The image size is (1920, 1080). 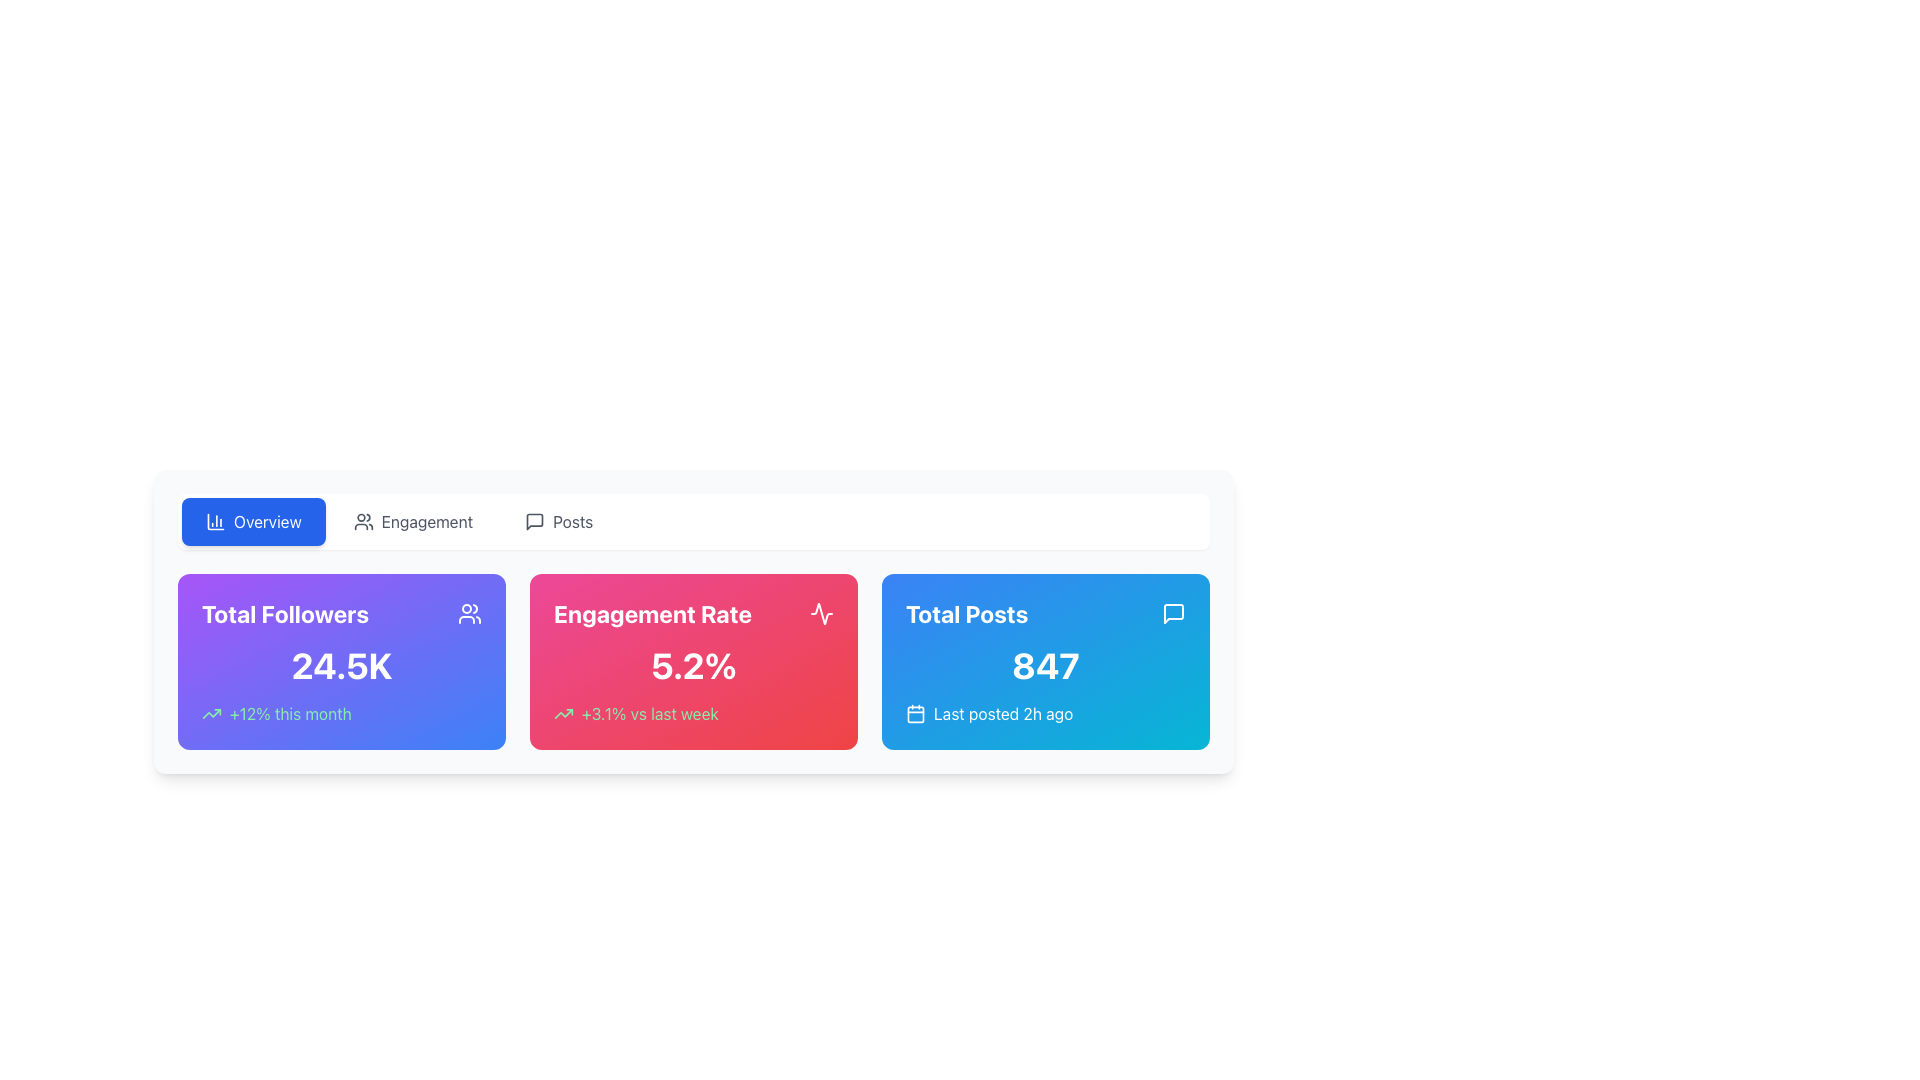 What do you see at coordinates (821, 612) in the screenshot?
I see `the activity graph icon located at the top-right corner of the 'Engagement Rate' metric card, which is represented as a stylized heartbeat signal` at bounding box center [821, 612].